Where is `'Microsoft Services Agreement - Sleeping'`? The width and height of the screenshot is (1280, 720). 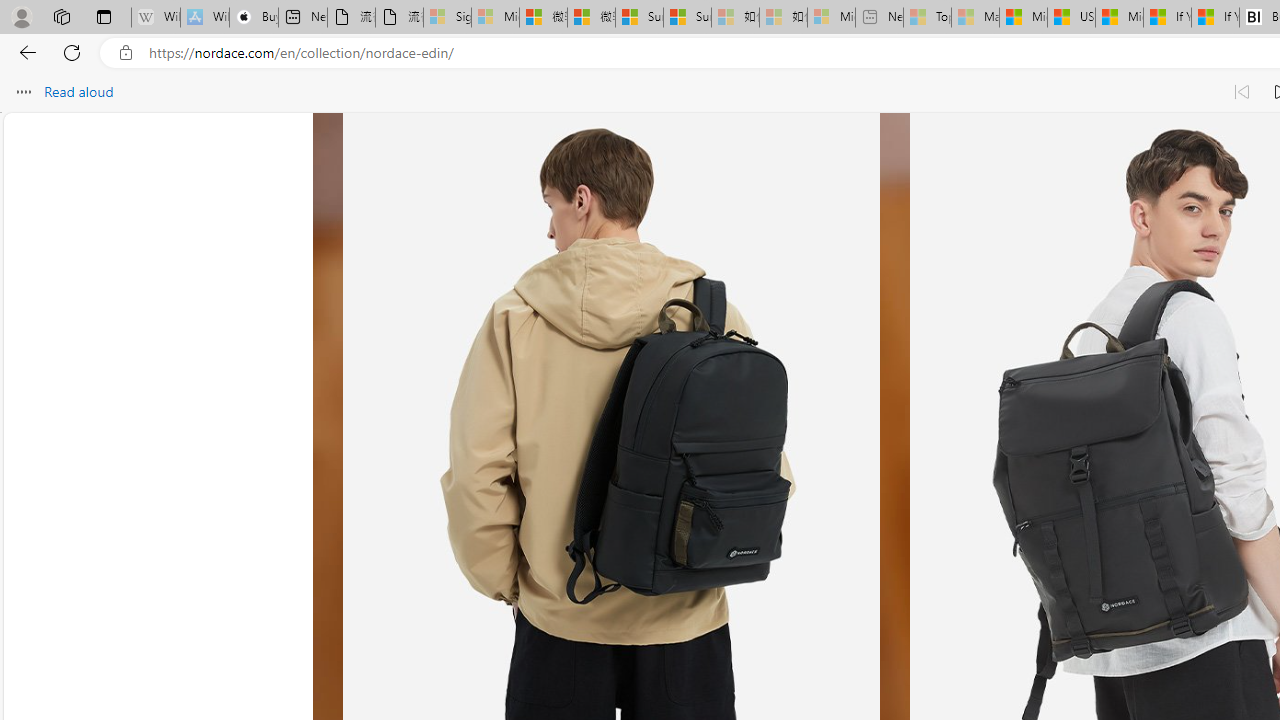 'Microsoft Services Agreement - Sleeping' is located at coordinates (495, 17).